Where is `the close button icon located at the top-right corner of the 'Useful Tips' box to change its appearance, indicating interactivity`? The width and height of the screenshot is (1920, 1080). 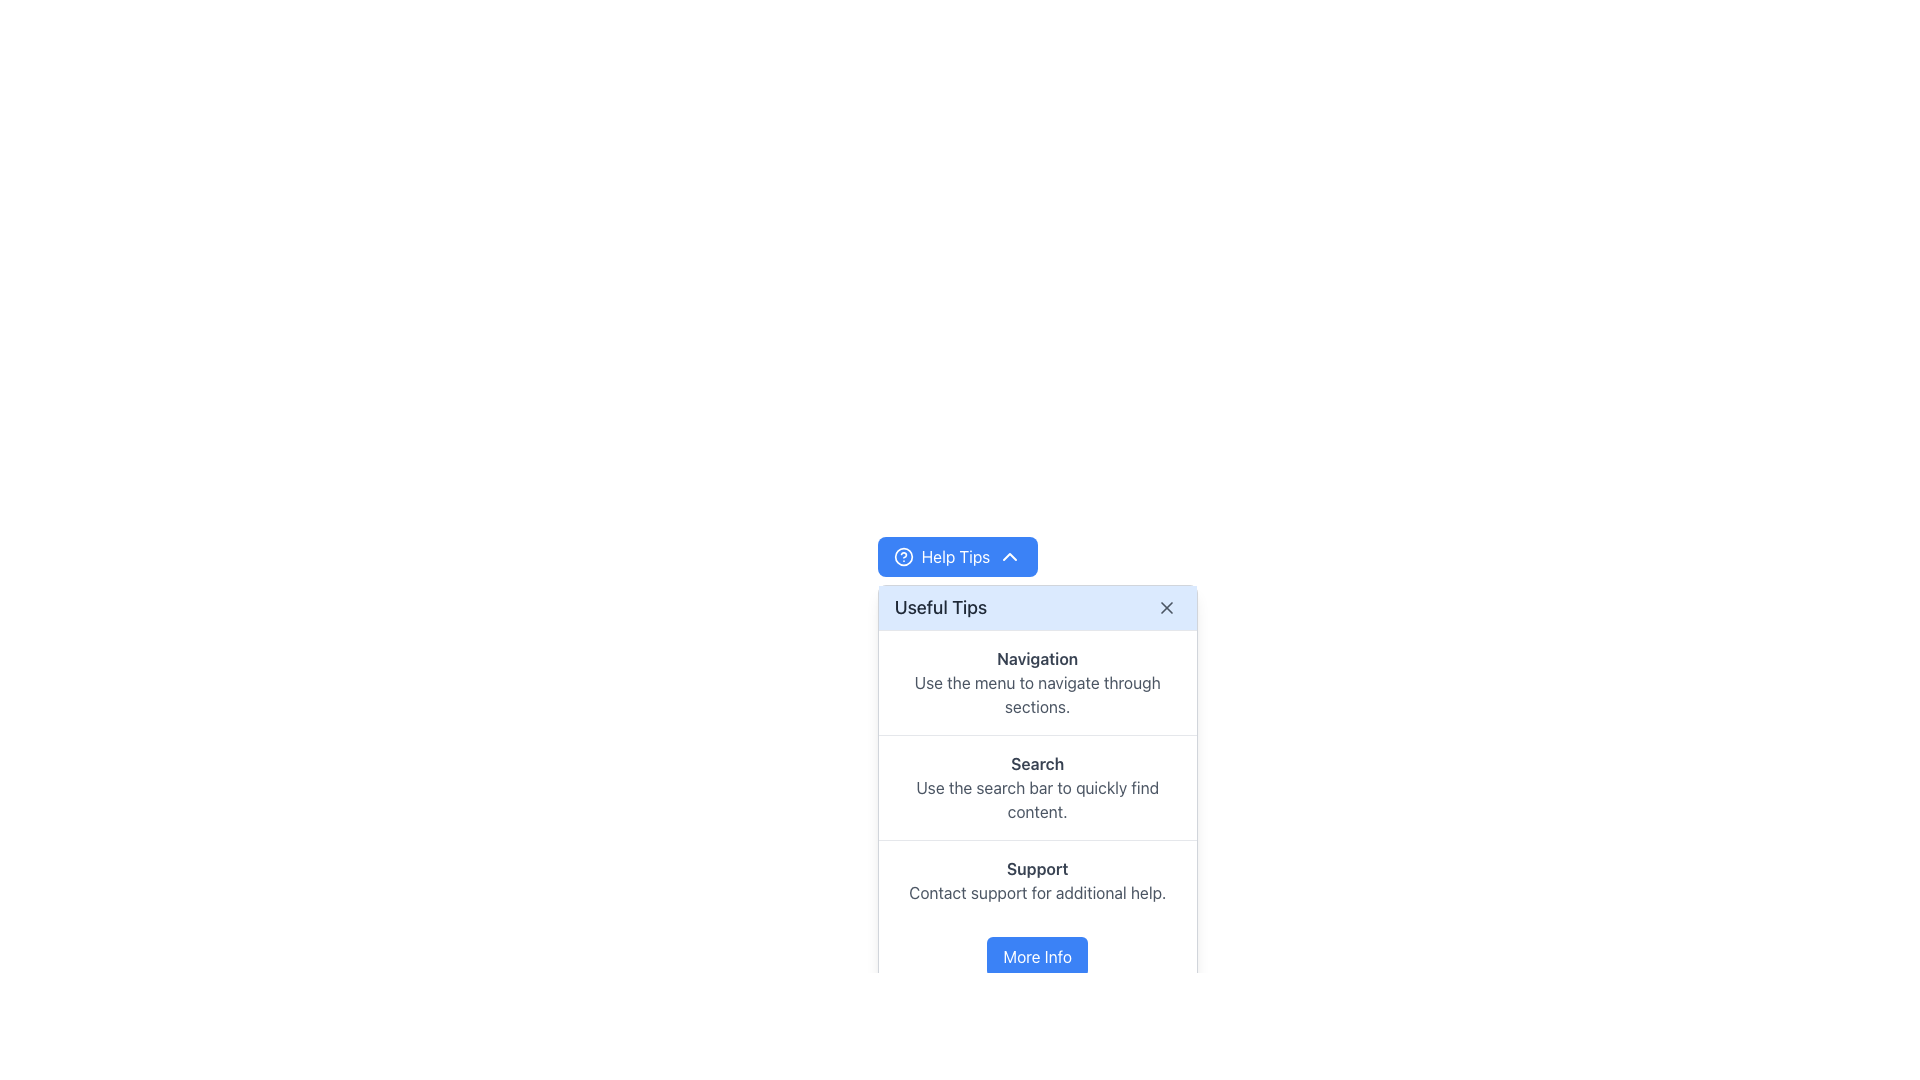 the close button icon located at the top-right corner of the 'Useful Tips' box to change its appearance, indicating interactivity is located at coordinates (1166, 607).